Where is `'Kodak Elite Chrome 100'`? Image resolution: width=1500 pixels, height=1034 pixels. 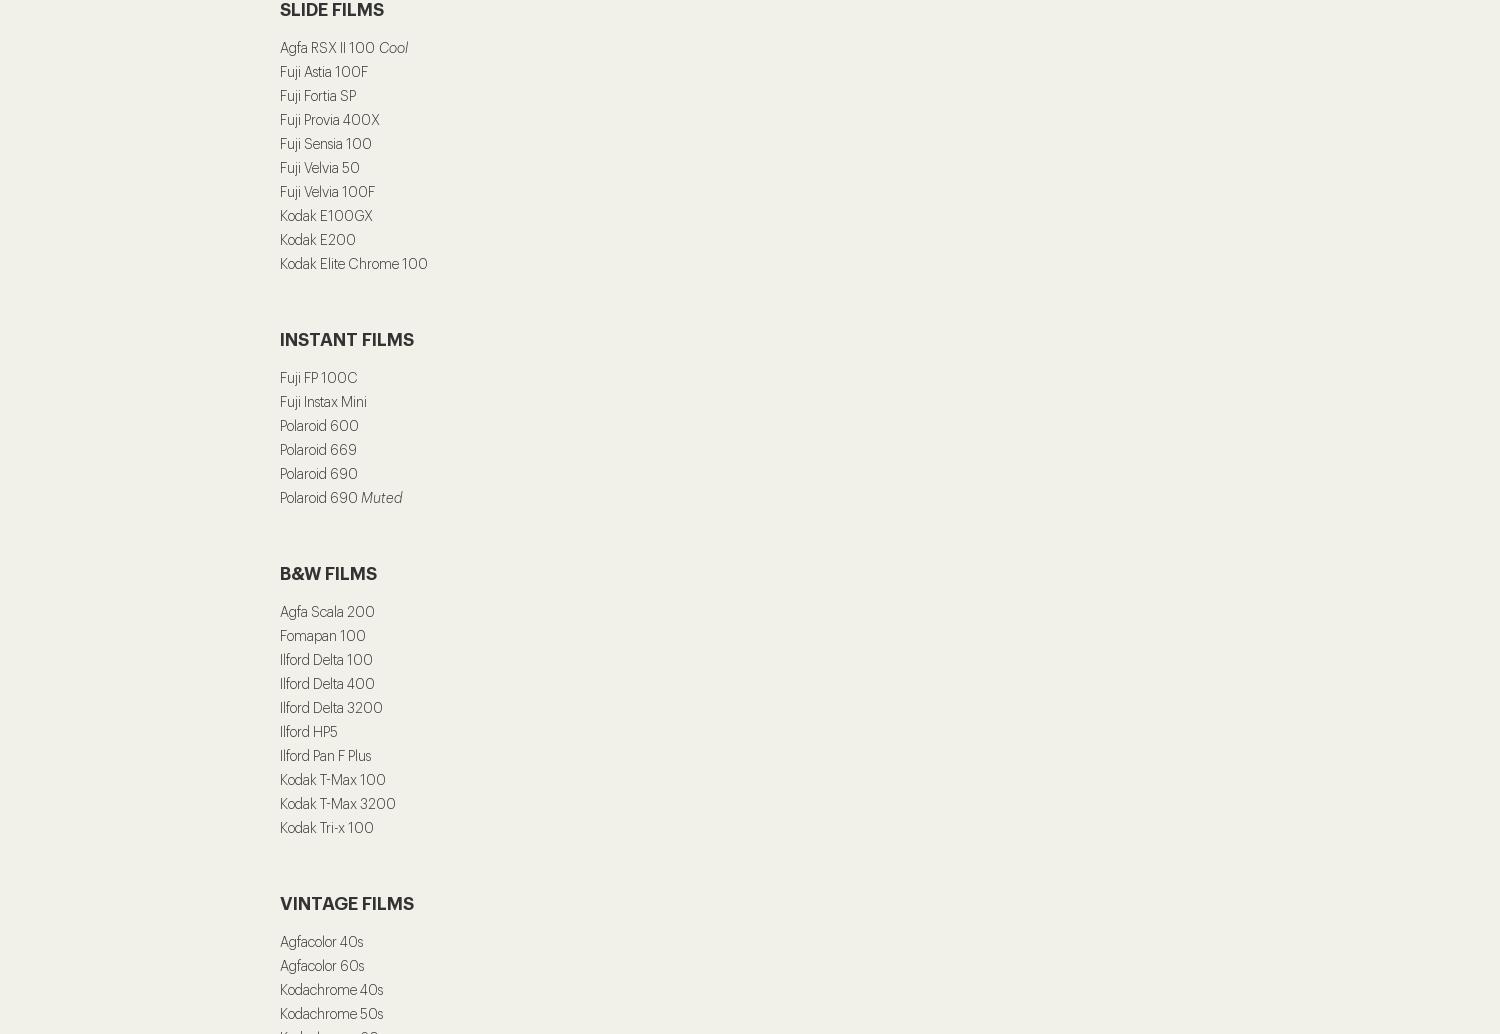 'Kodak Elite Chrome 100' is located at coordinates (354, 264).